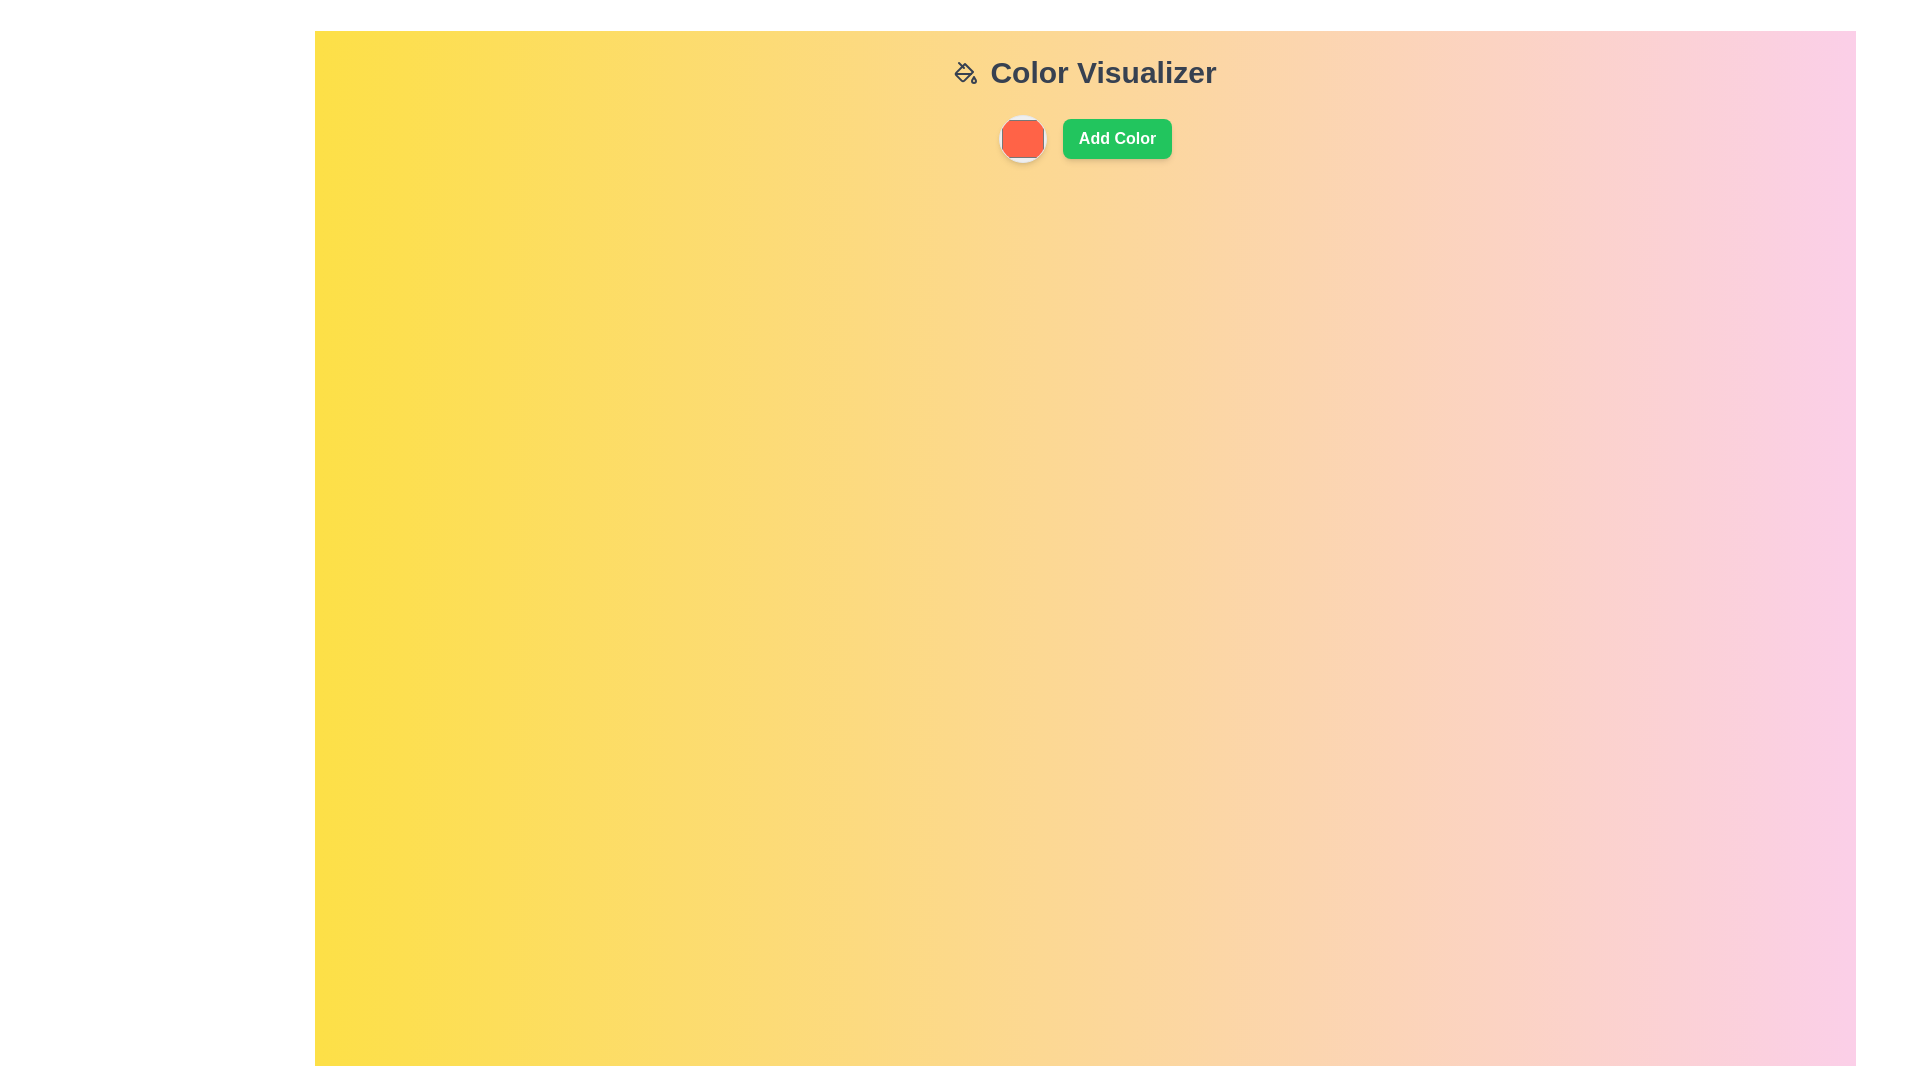  I want to click on the green 'Add Color' button with bold white text, so click(1084, 137).